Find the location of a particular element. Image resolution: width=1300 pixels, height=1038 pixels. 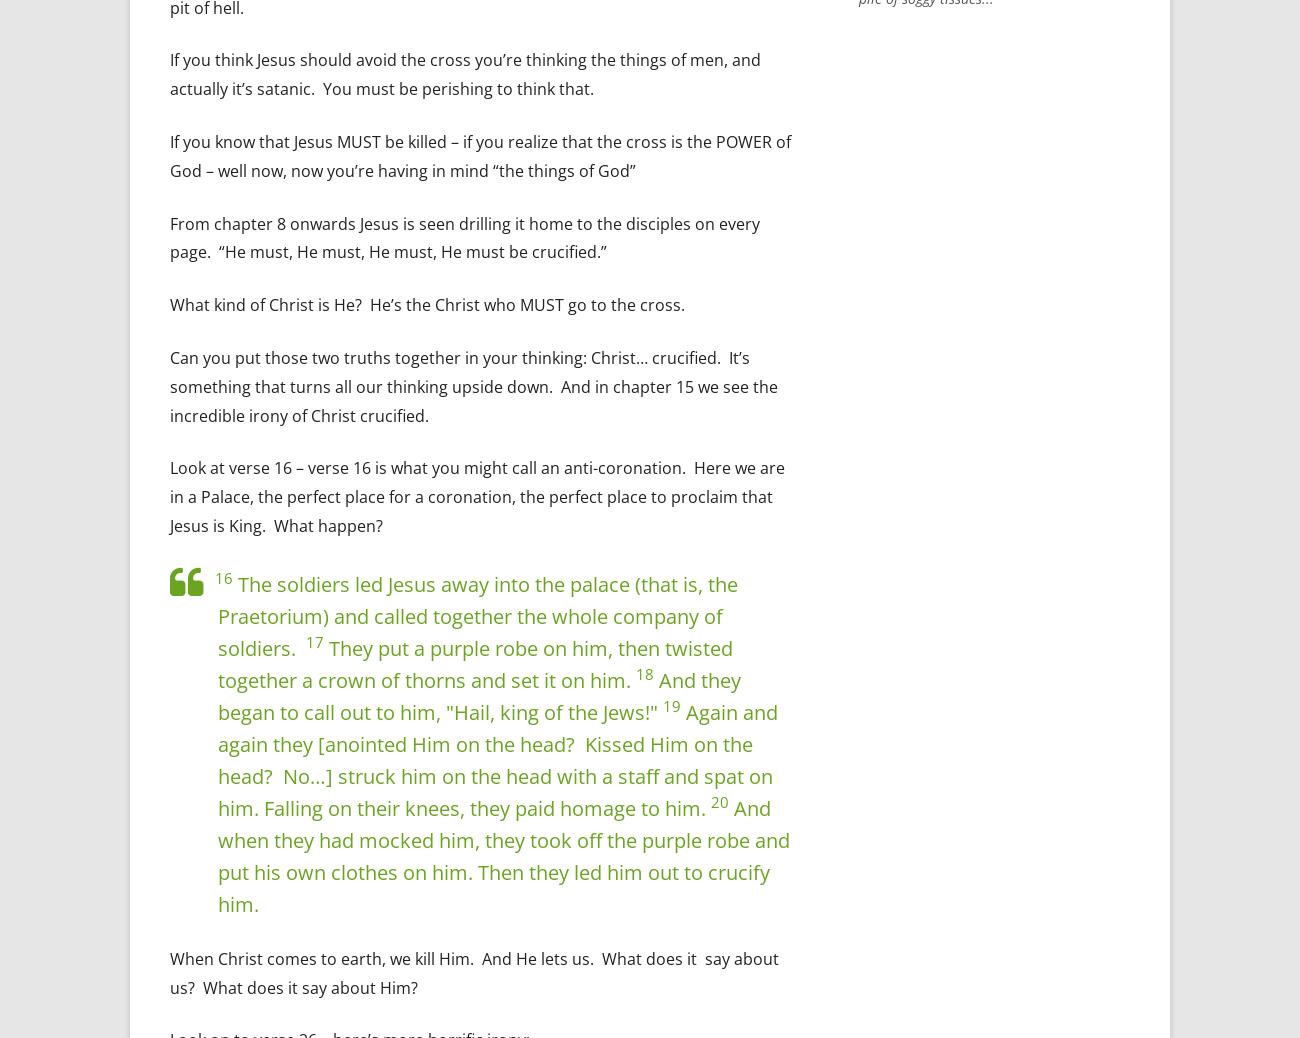

'What kind of Christ is He?  He’s the Christ who MUST go to the cross.' is located at coordinates (427, 304).